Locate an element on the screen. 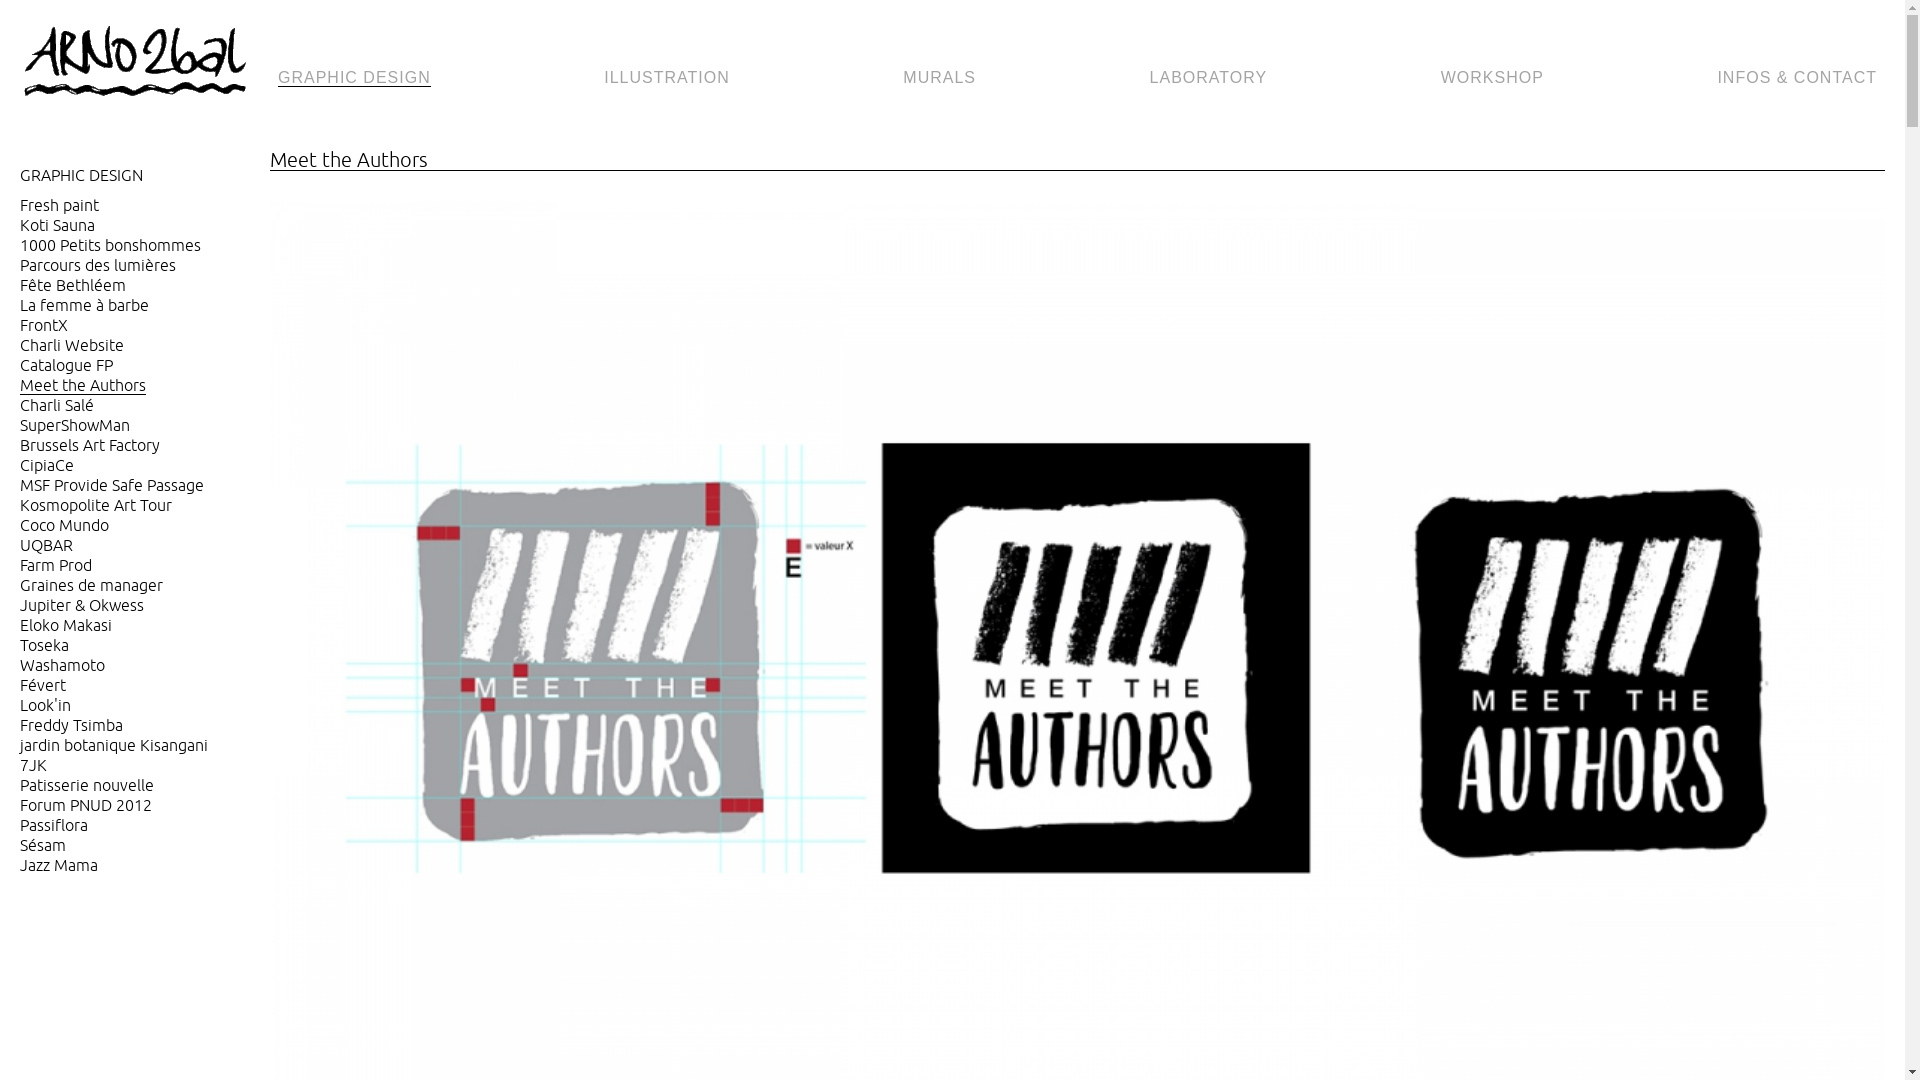  'FrontX' is located at coordinates (43, 324).